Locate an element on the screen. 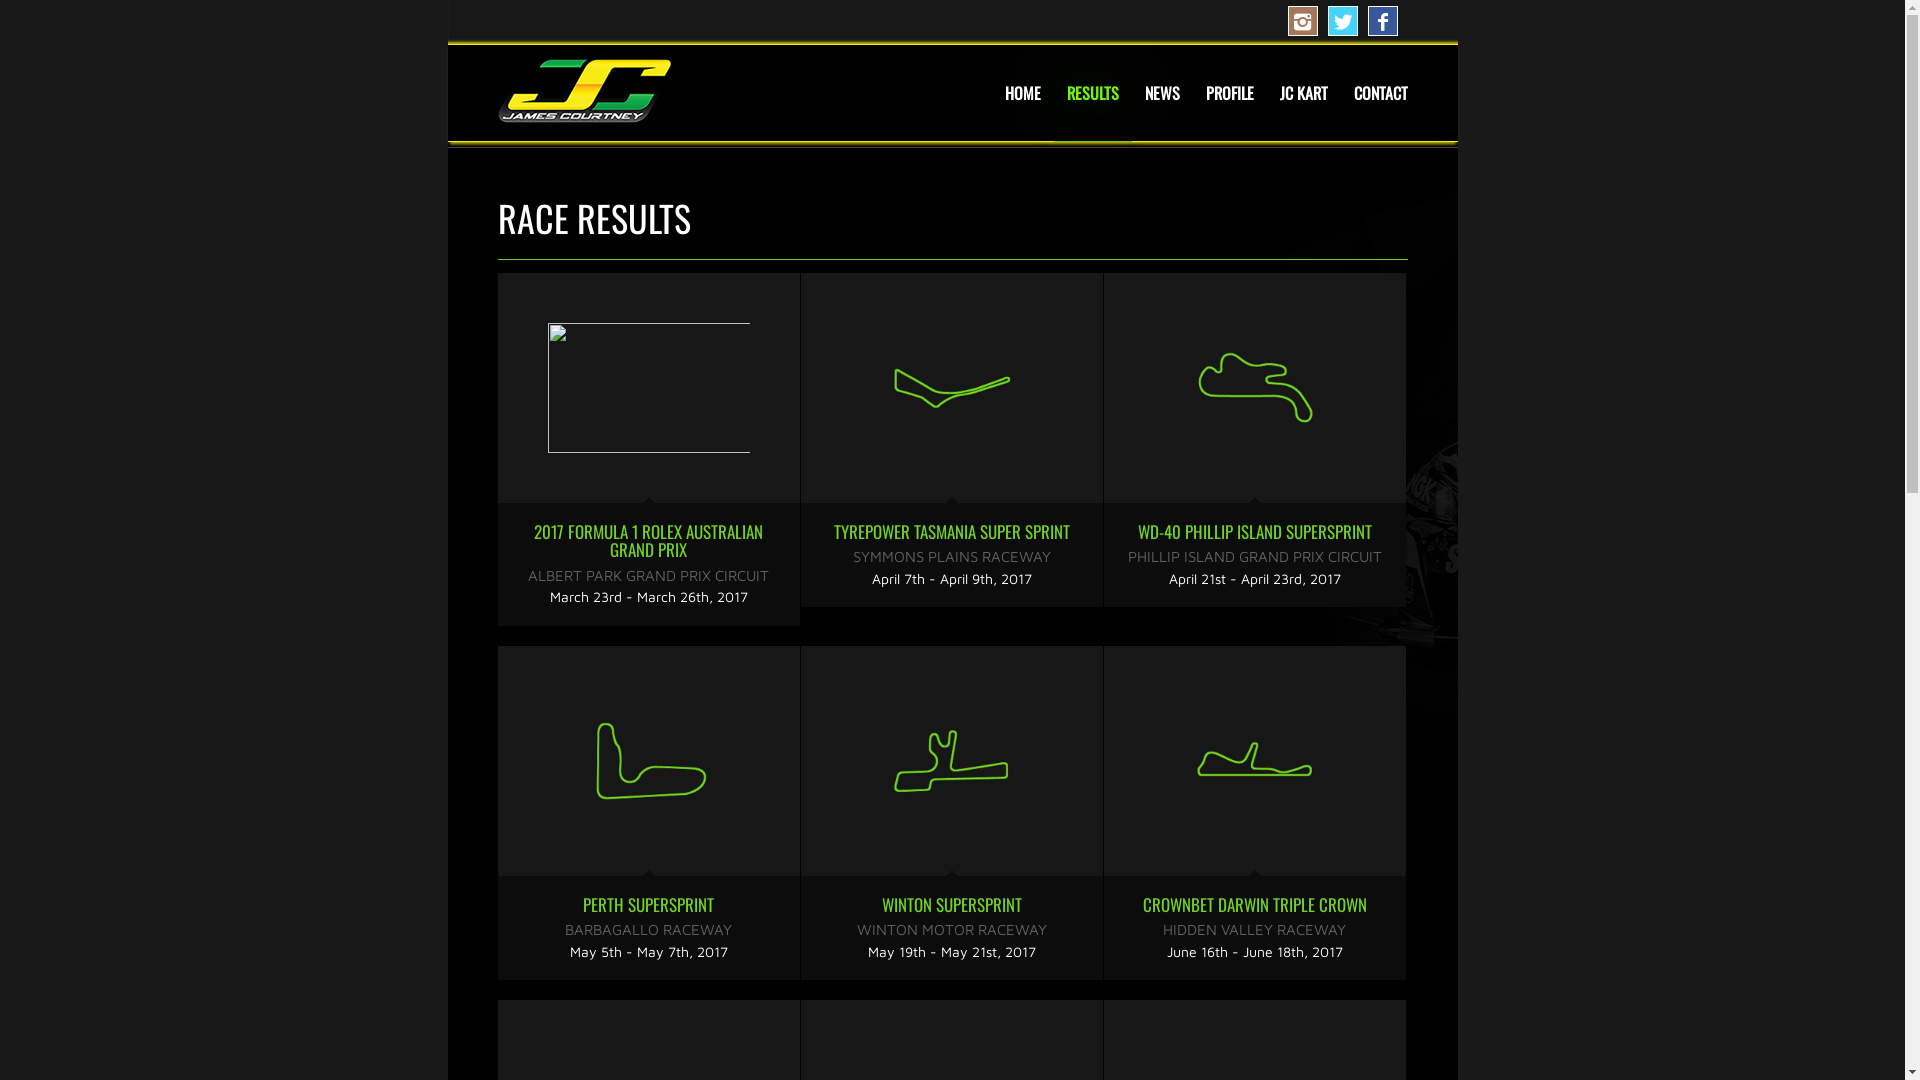  'Facebook' is located at coordinates (1381, 20).